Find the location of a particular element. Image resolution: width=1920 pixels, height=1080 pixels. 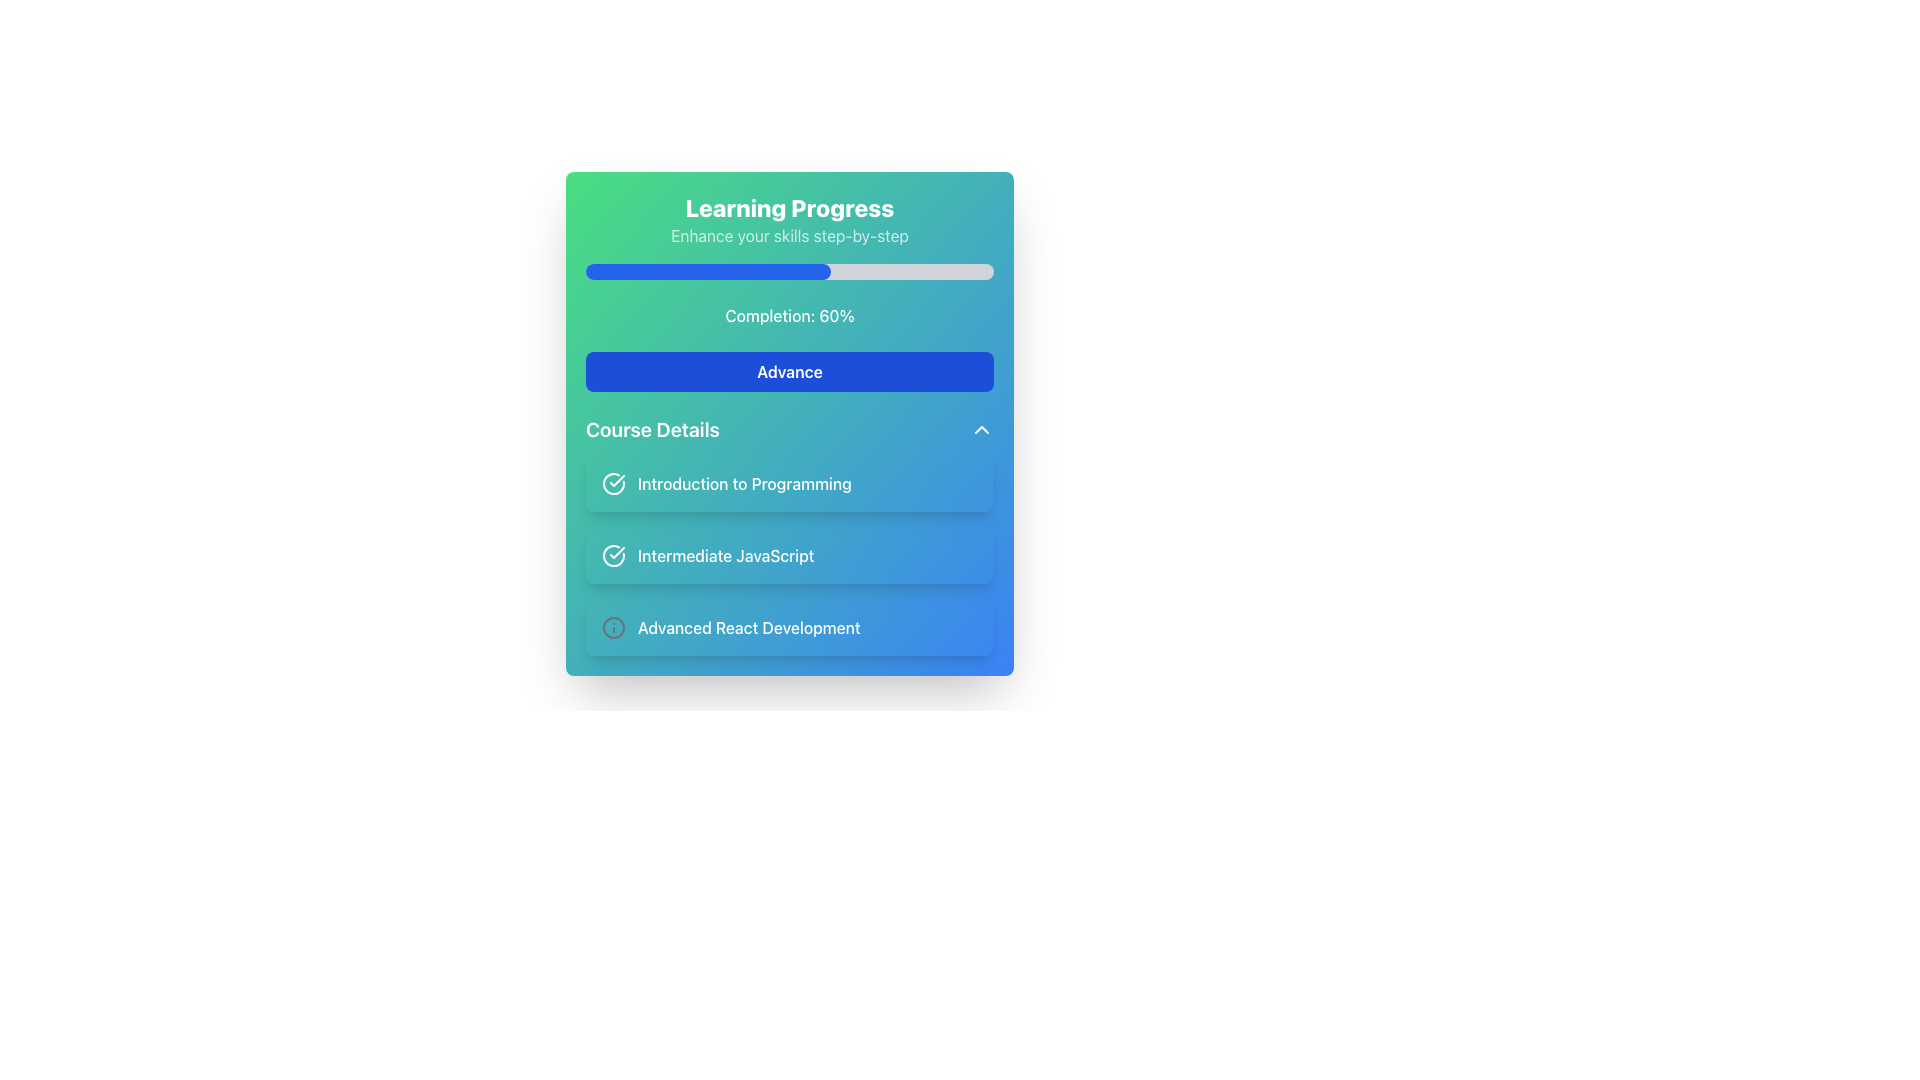

the interactive text label indicating the course titled 'Advanced React Development' located in the 'Course Details' section is located at coordinates (747, 627).